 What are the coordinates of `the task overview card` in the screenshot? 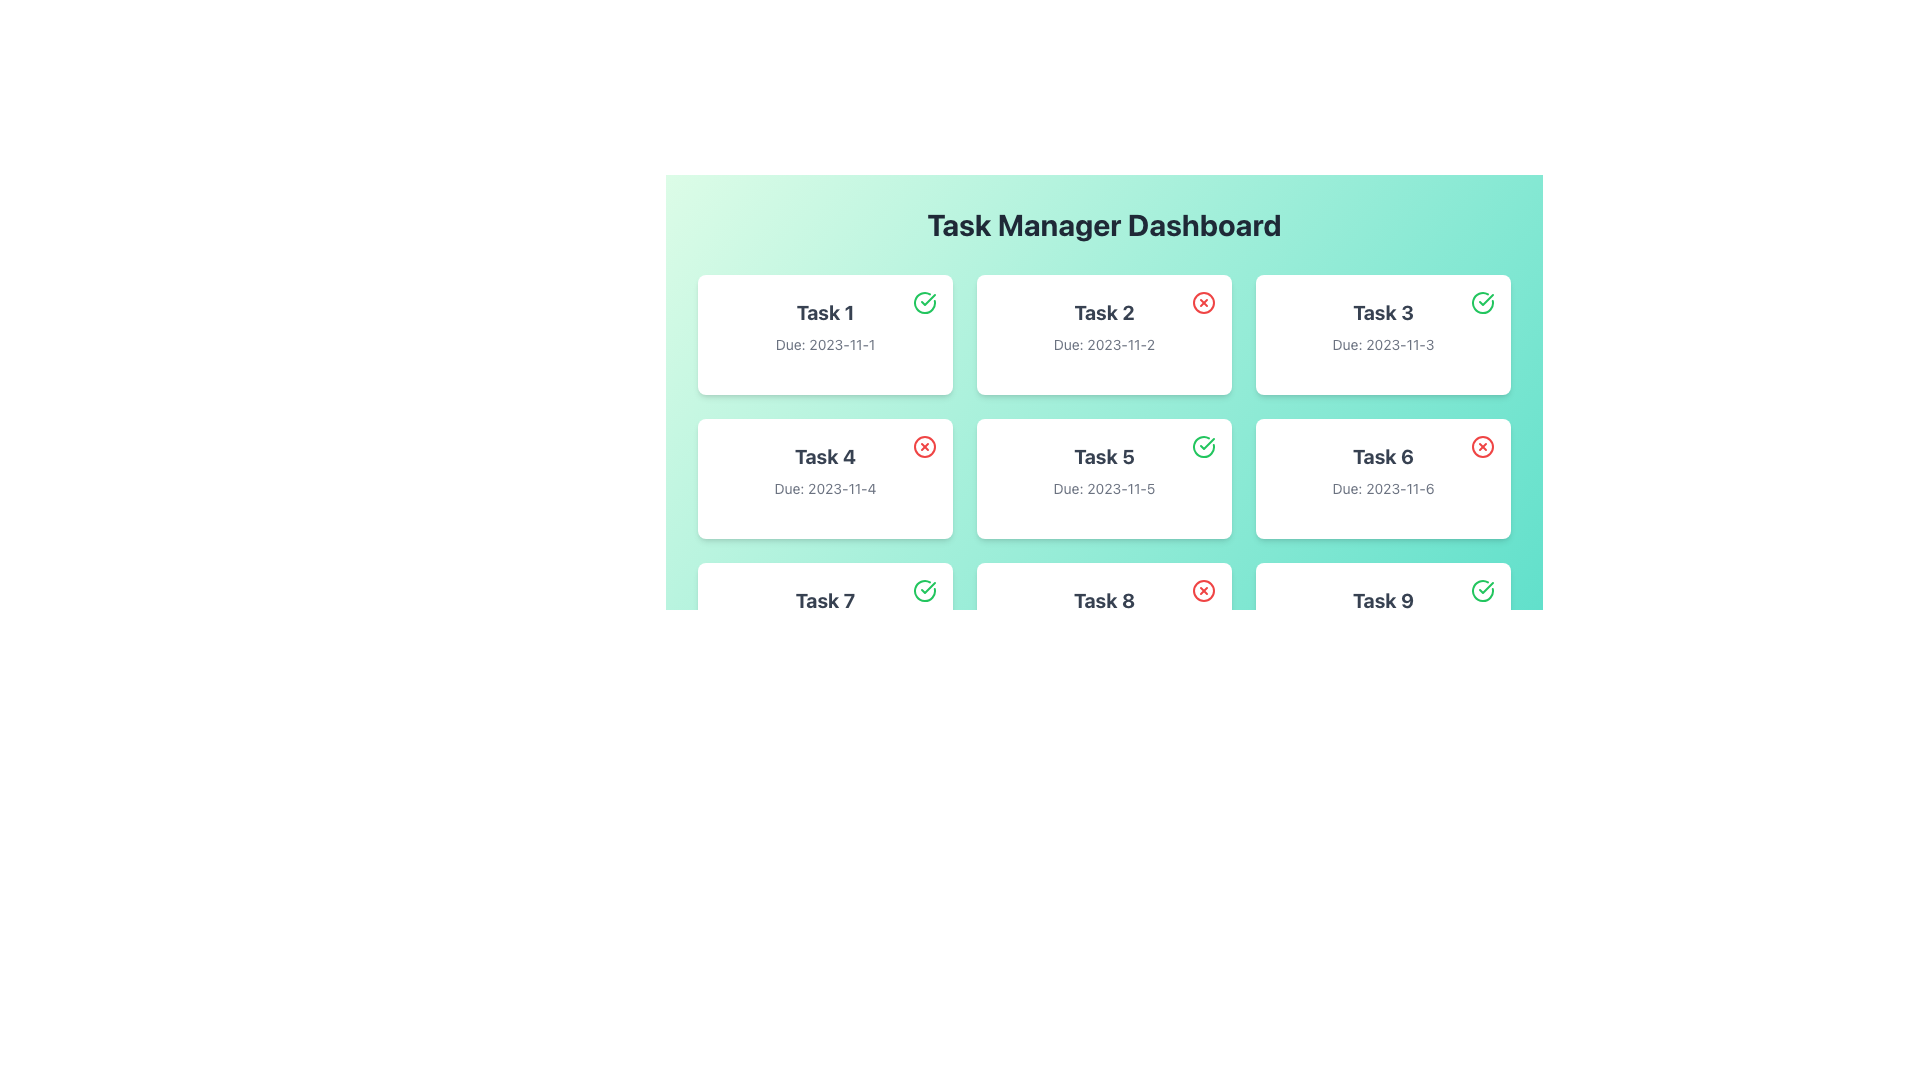 It's located at (1103, 380).